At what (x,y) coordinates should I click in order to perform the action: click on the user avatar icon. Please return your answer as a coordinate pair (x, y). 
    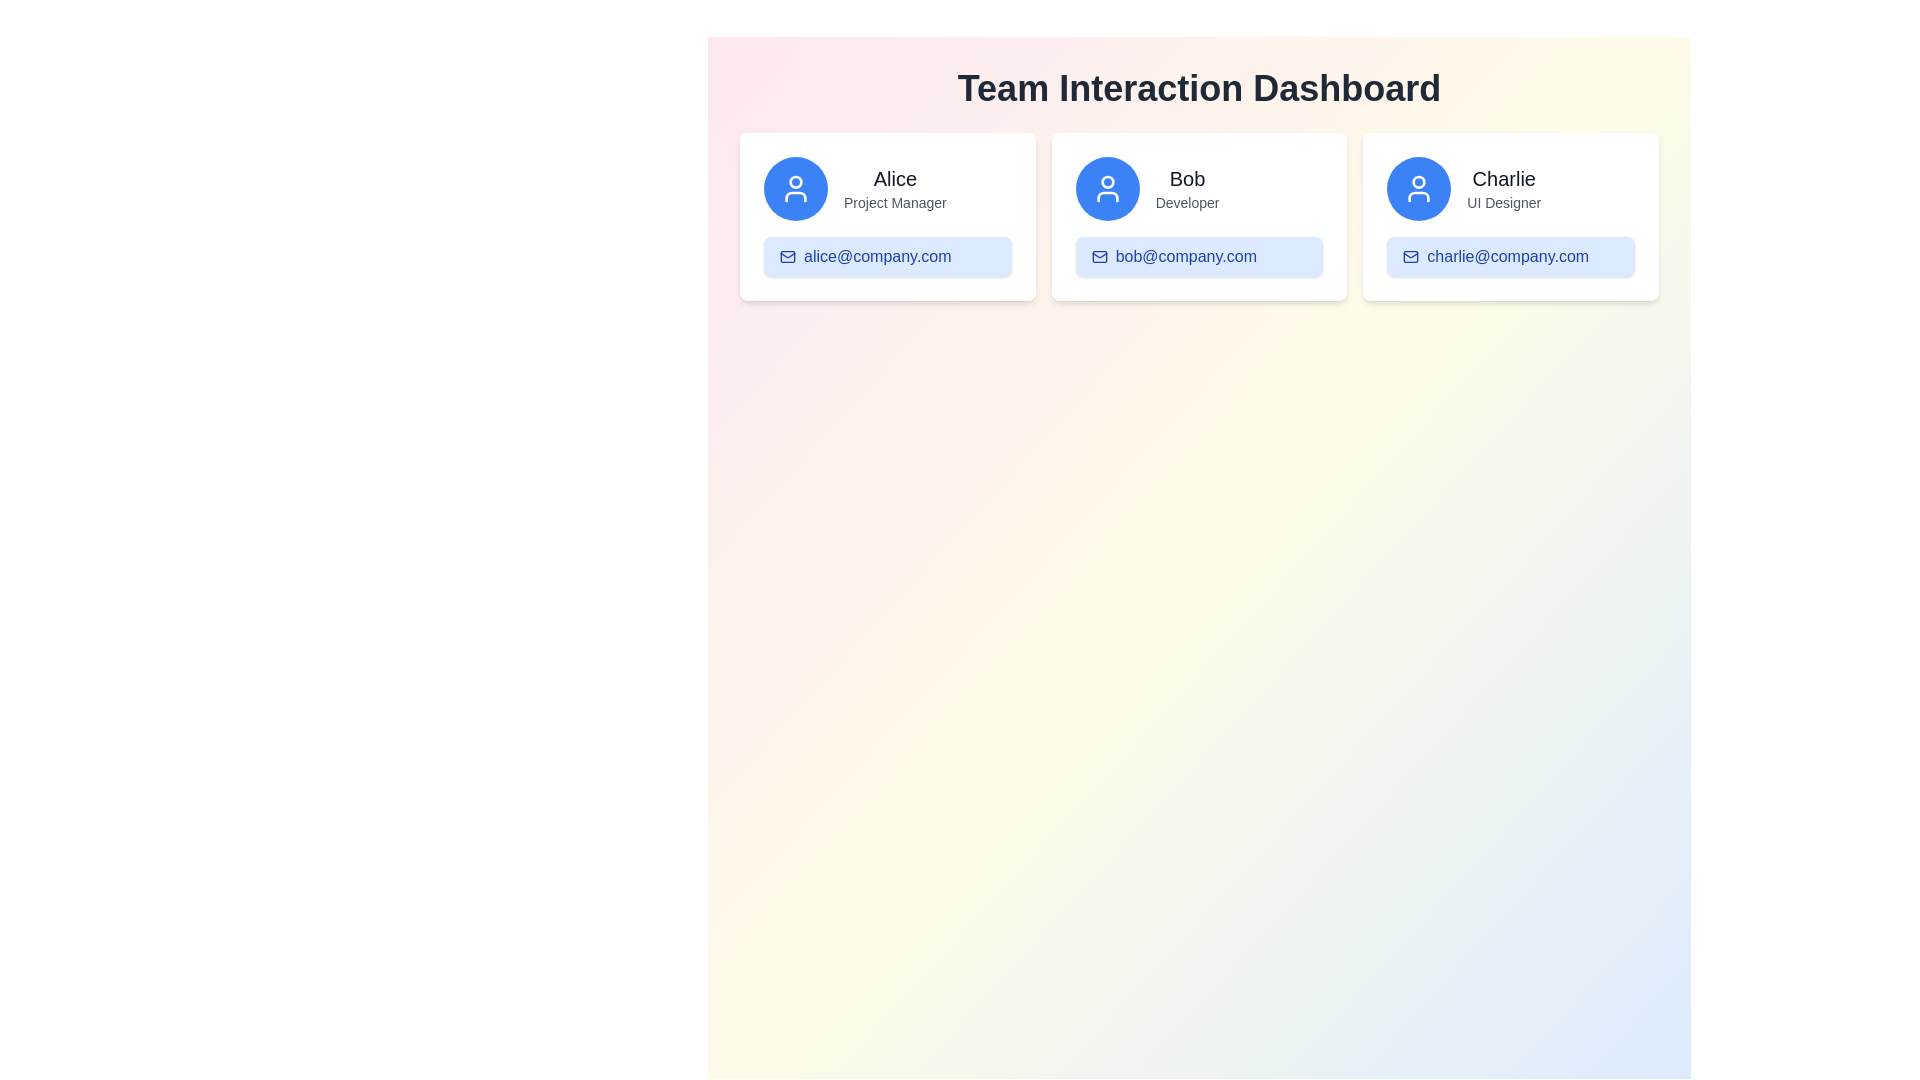
    Looking at the image, I should click on (1418, 189).